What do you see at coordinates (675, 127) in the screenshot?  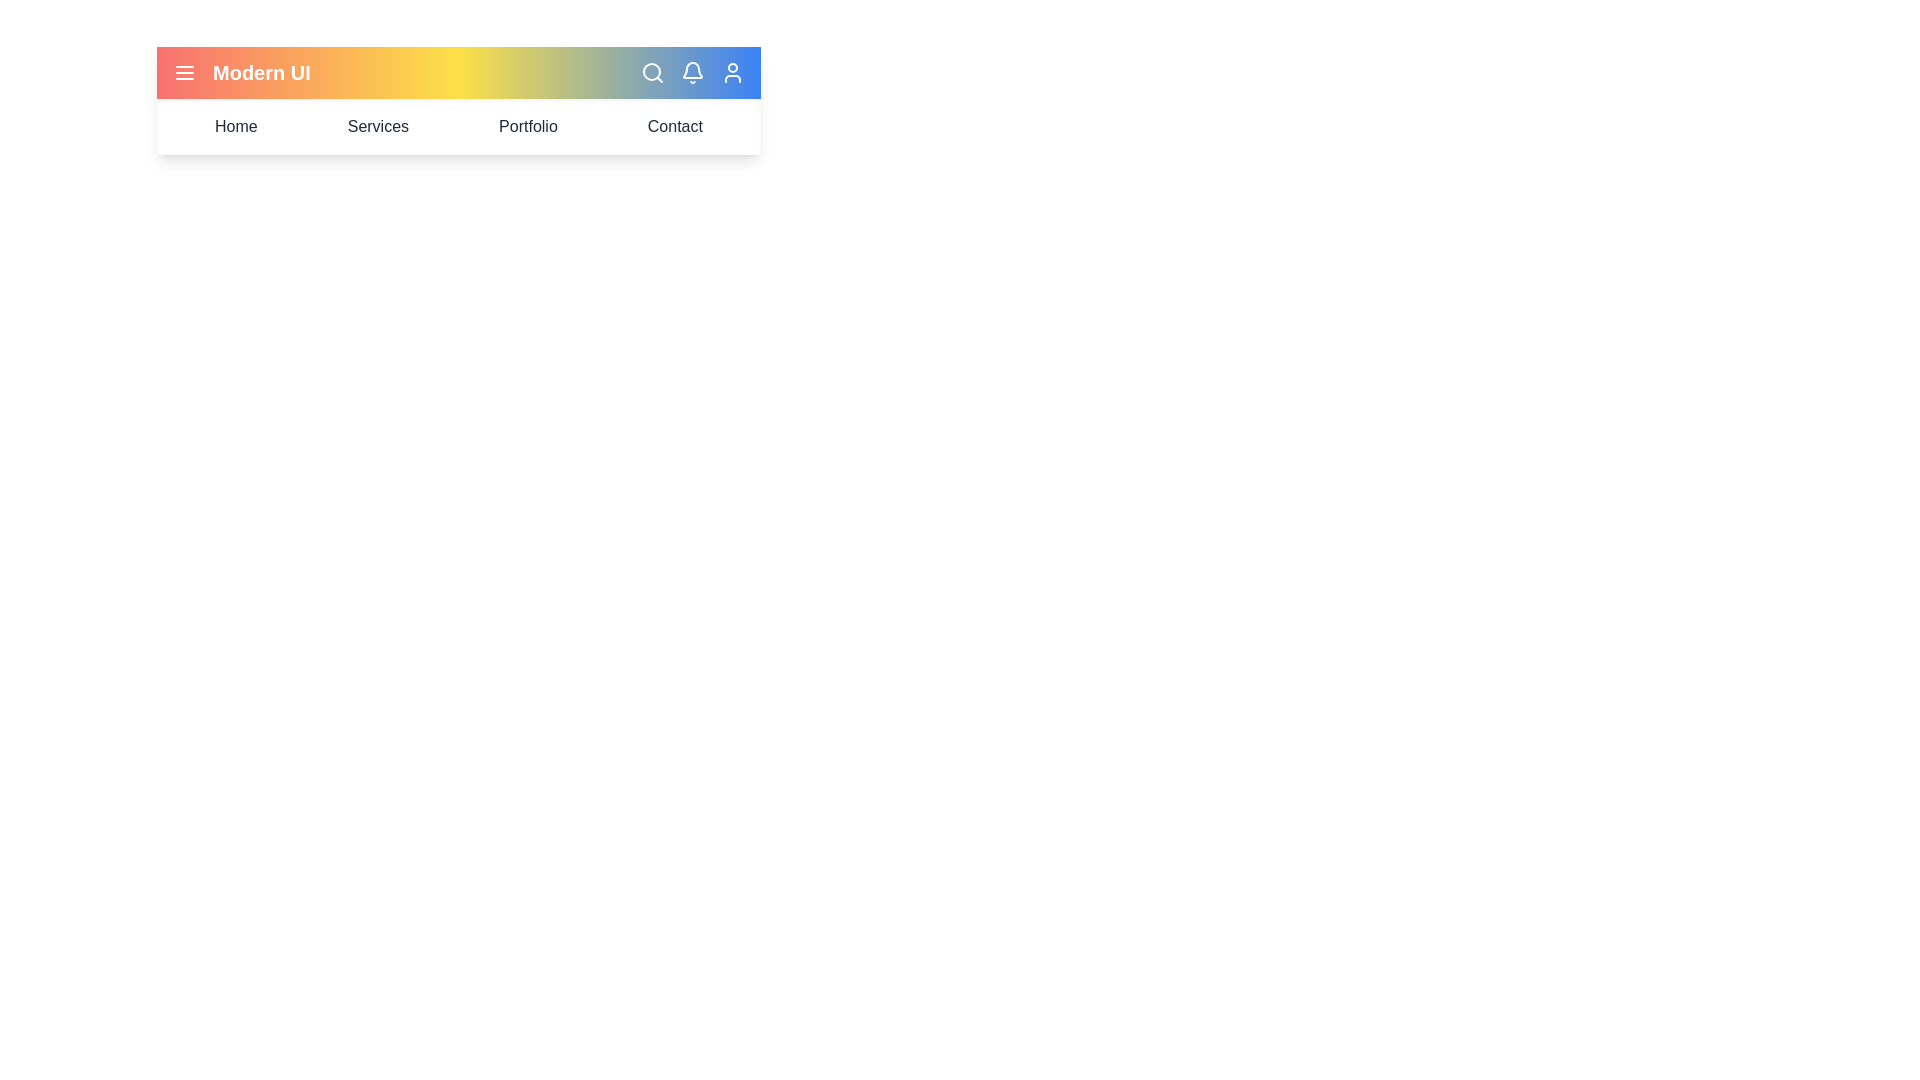 I see `the 'Contact' menu item` at bounding box center [675, 127].